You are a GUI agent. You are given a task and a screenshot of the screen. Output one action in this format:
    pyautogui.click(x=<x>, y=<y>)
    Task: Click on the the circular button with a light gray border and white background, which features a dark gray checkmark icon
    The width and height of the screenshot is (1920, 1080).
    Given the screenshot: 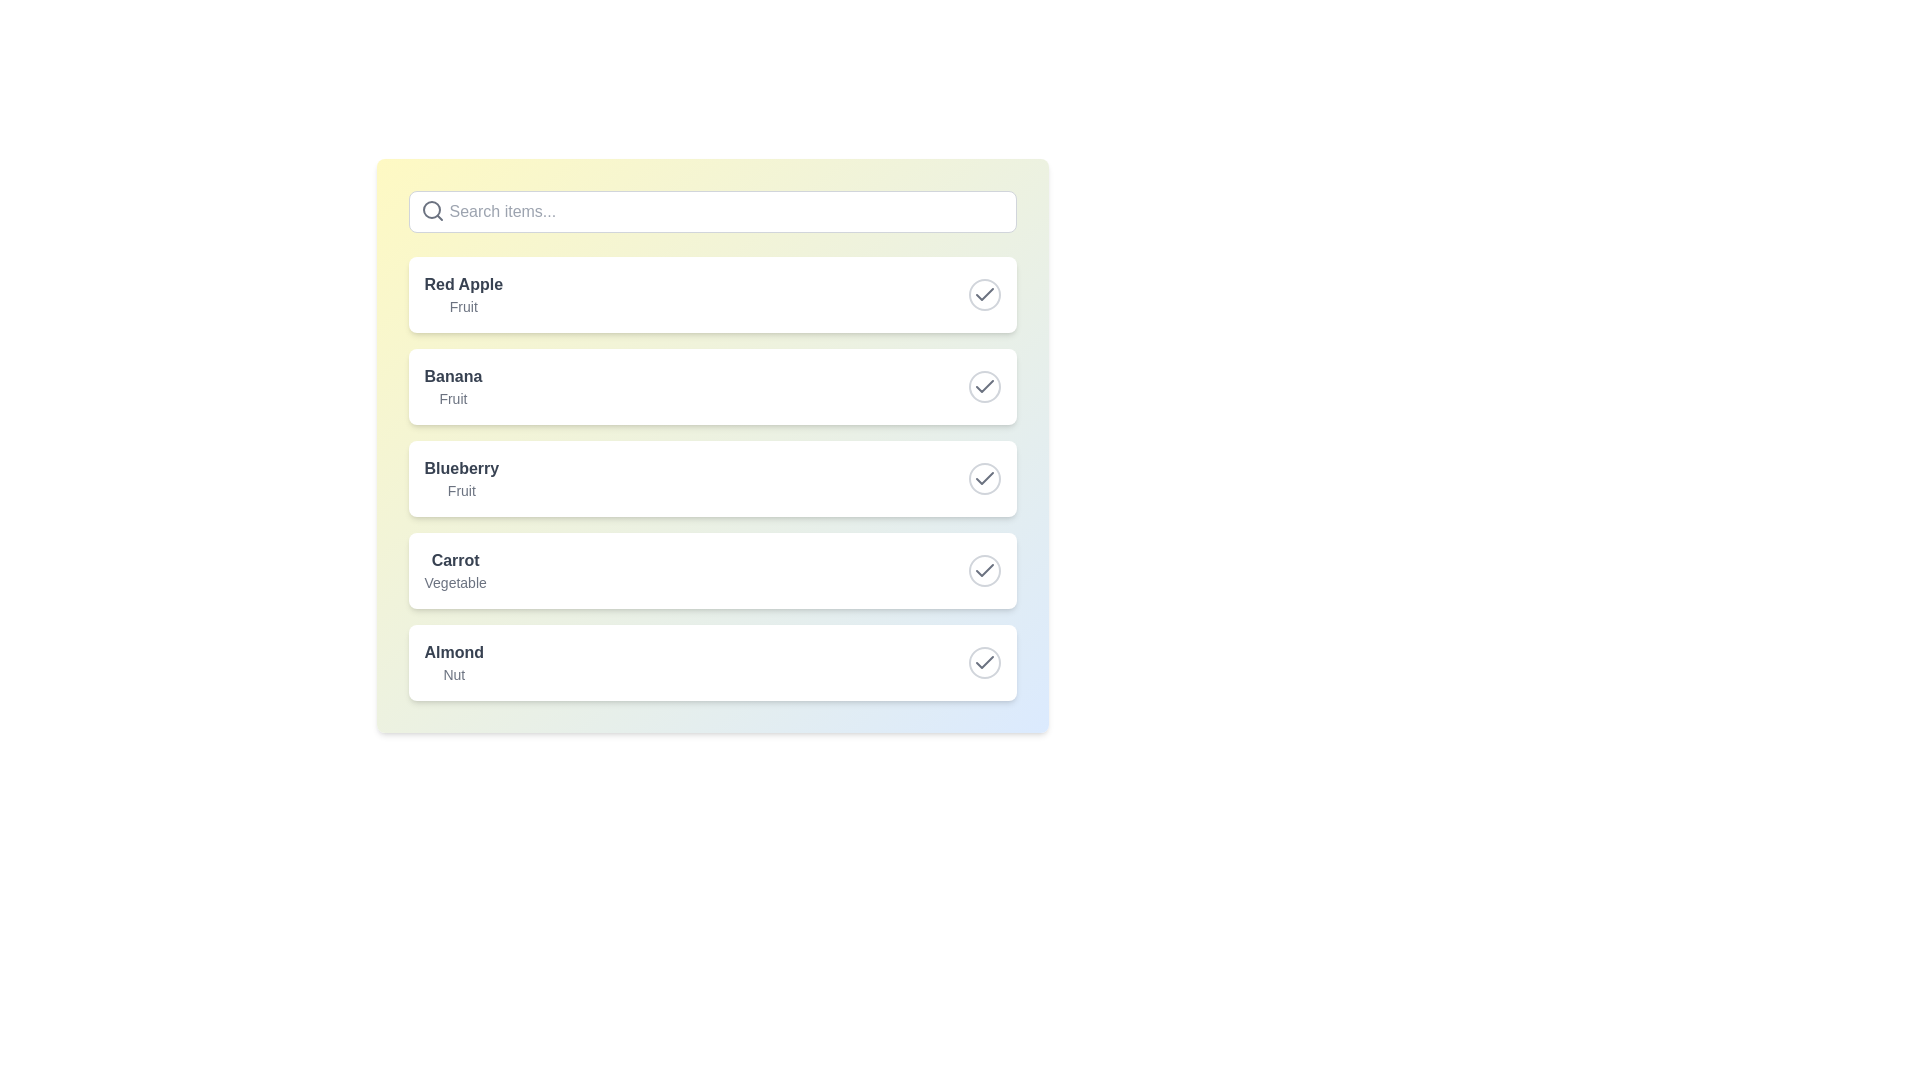 What is the action you would take?
    pyautogui.click(x=984, y=294)
    